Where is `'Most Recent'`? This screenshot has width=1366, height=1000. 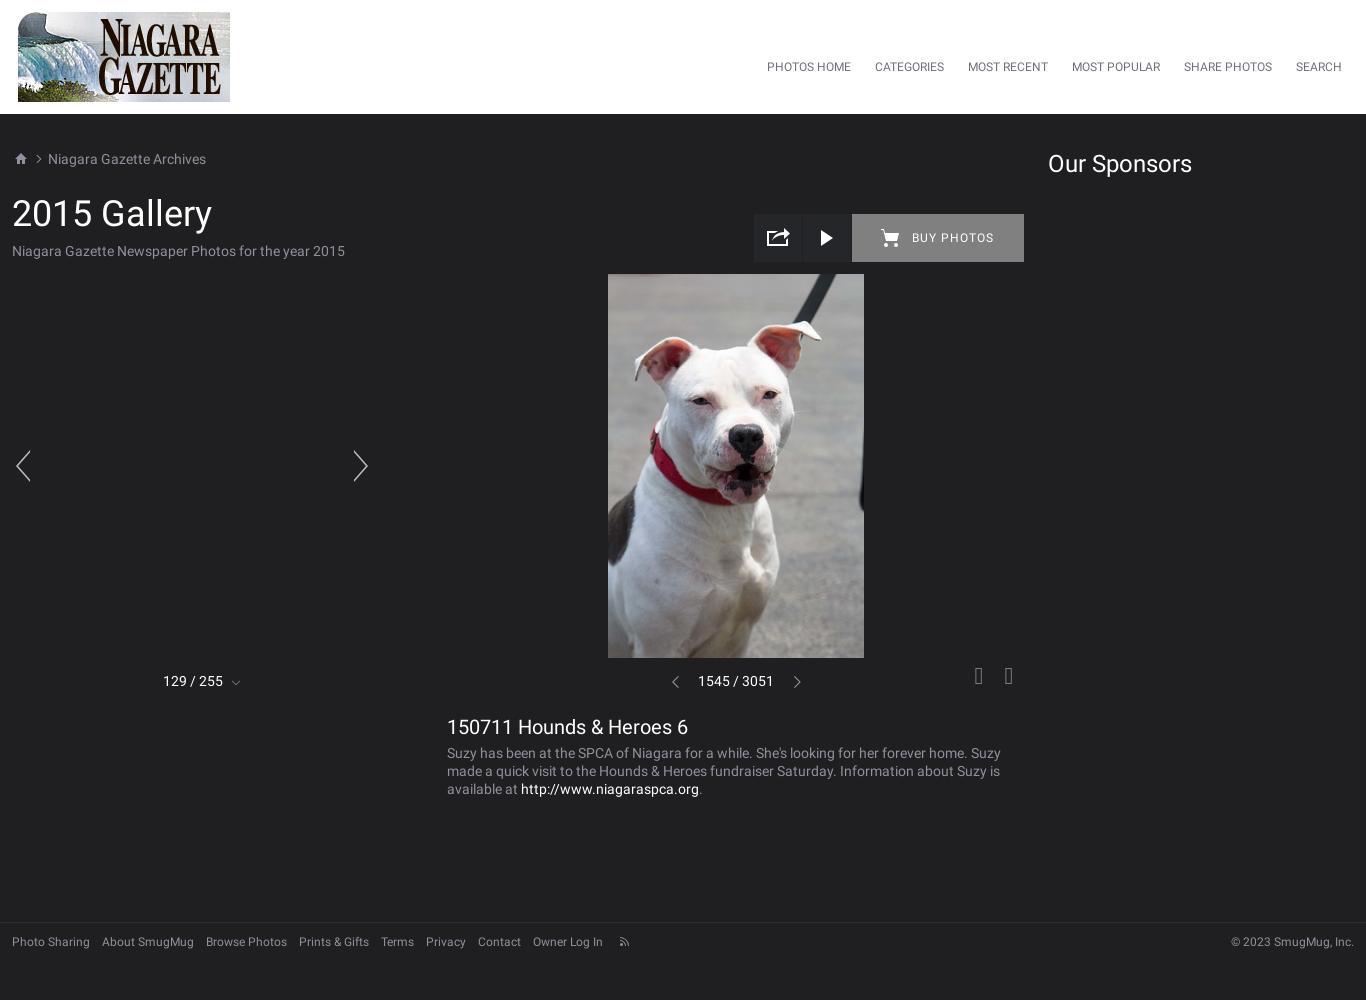
'Most Recent' is located at coordinates (1007, 66).